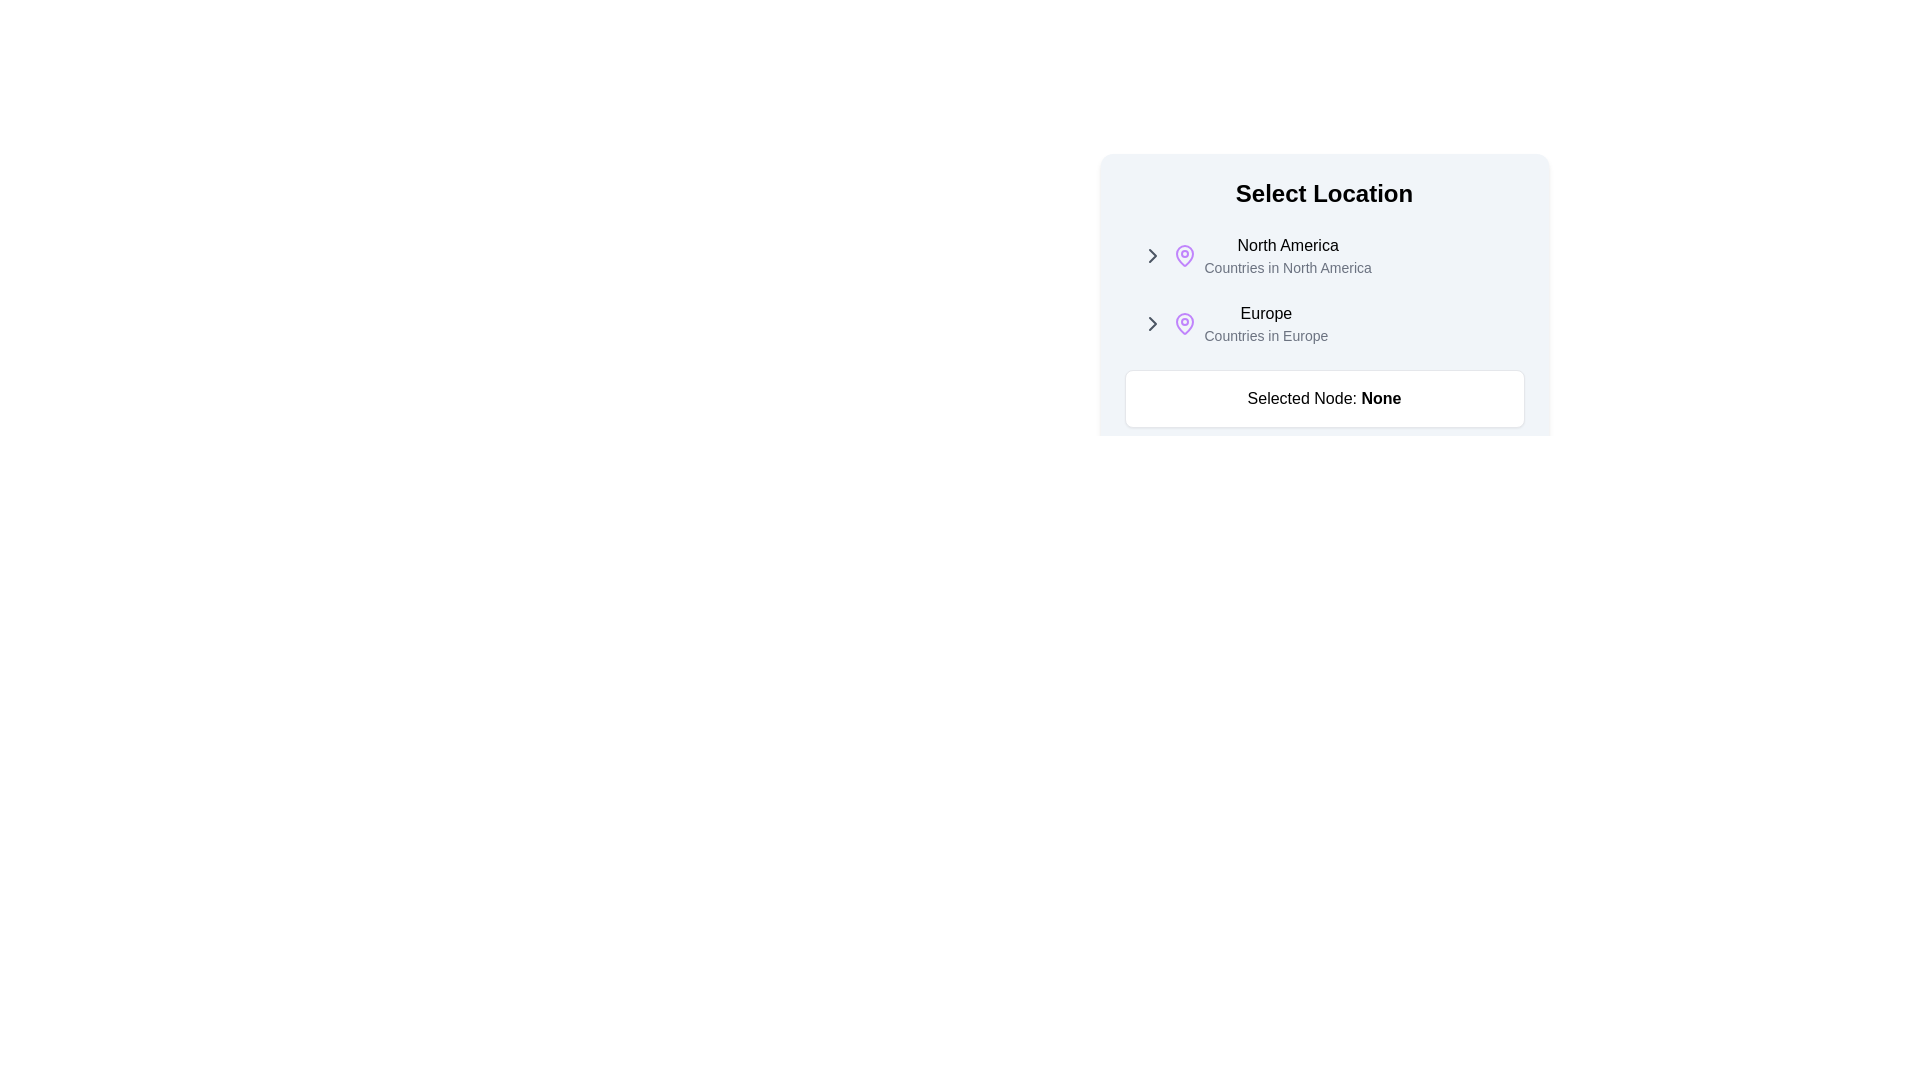 The height and width of the screenshot is (1080, 1920). I want to click on the static text header displaying 'Select Location', which is bold and large with a black font, located at the top of a box with rounded corners and a light gray background, so click(1324, 193).